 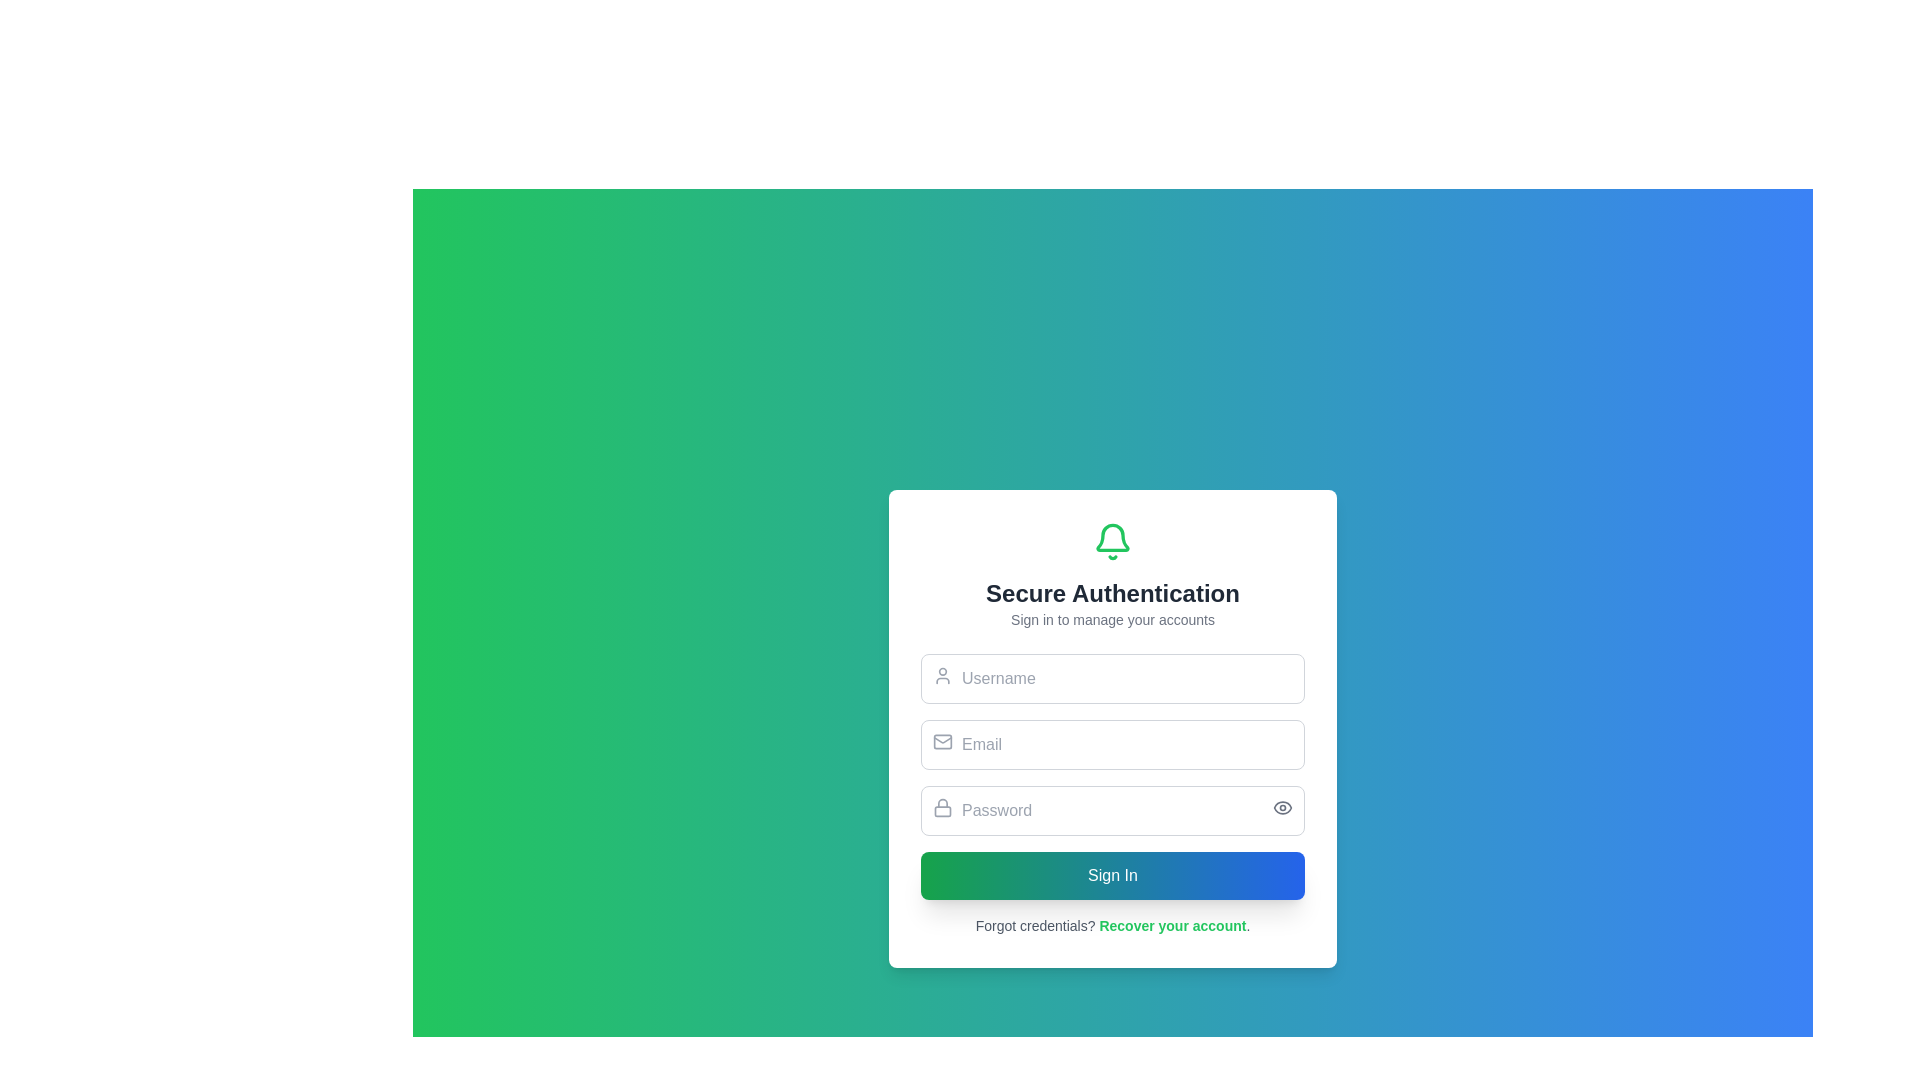 What do you see at coordinates (1112, 925) in the screenshot?
I see `the link styled with gray text 'Forgot credentials?' and green bold text 'Recover your account.' located at the bottom of the centered form interface` at bounding box center [1112, 925].